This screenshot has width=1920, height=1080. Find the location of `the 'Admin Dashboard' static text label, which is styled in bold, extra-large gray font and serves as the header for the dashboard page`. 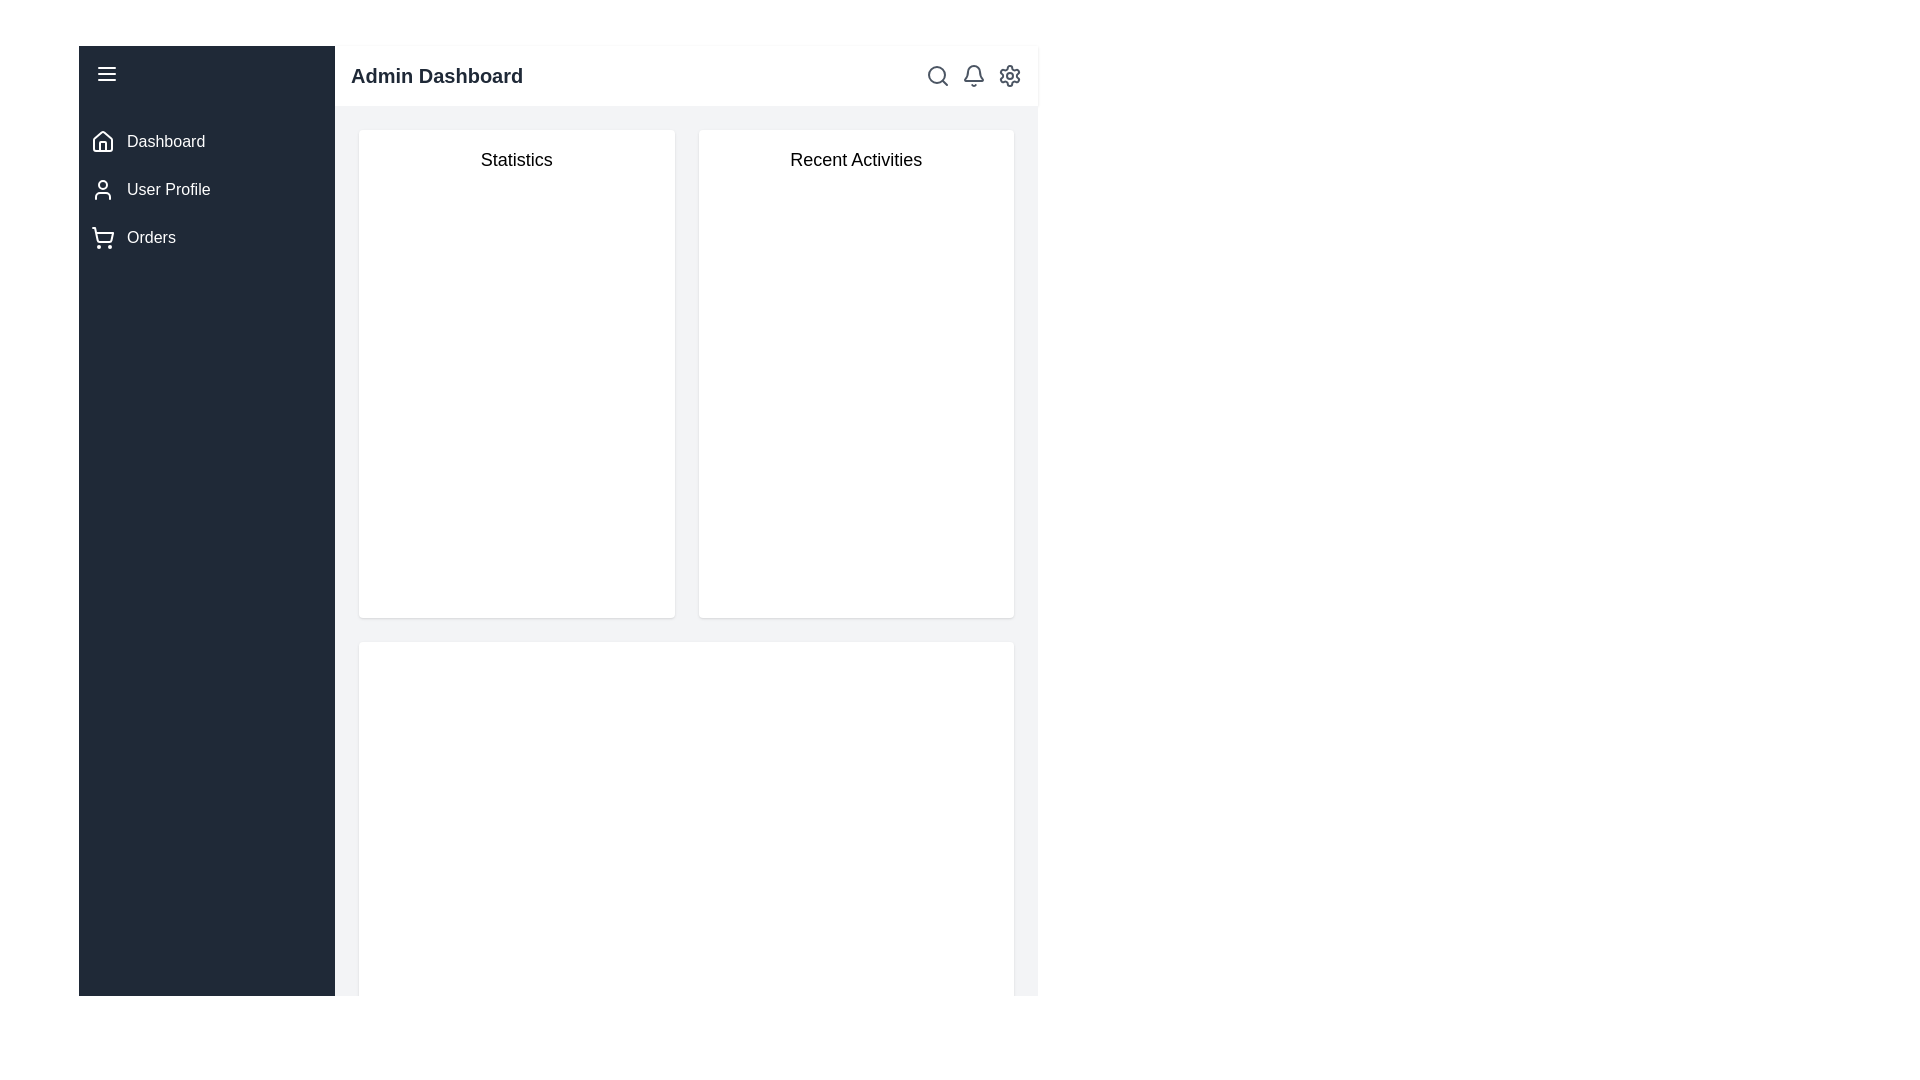

the 'Admin Dashboard' static text label, which is styled in bold, extra-large gray font and serves as the header for the dashboard page is located at coordinates (436, 75).